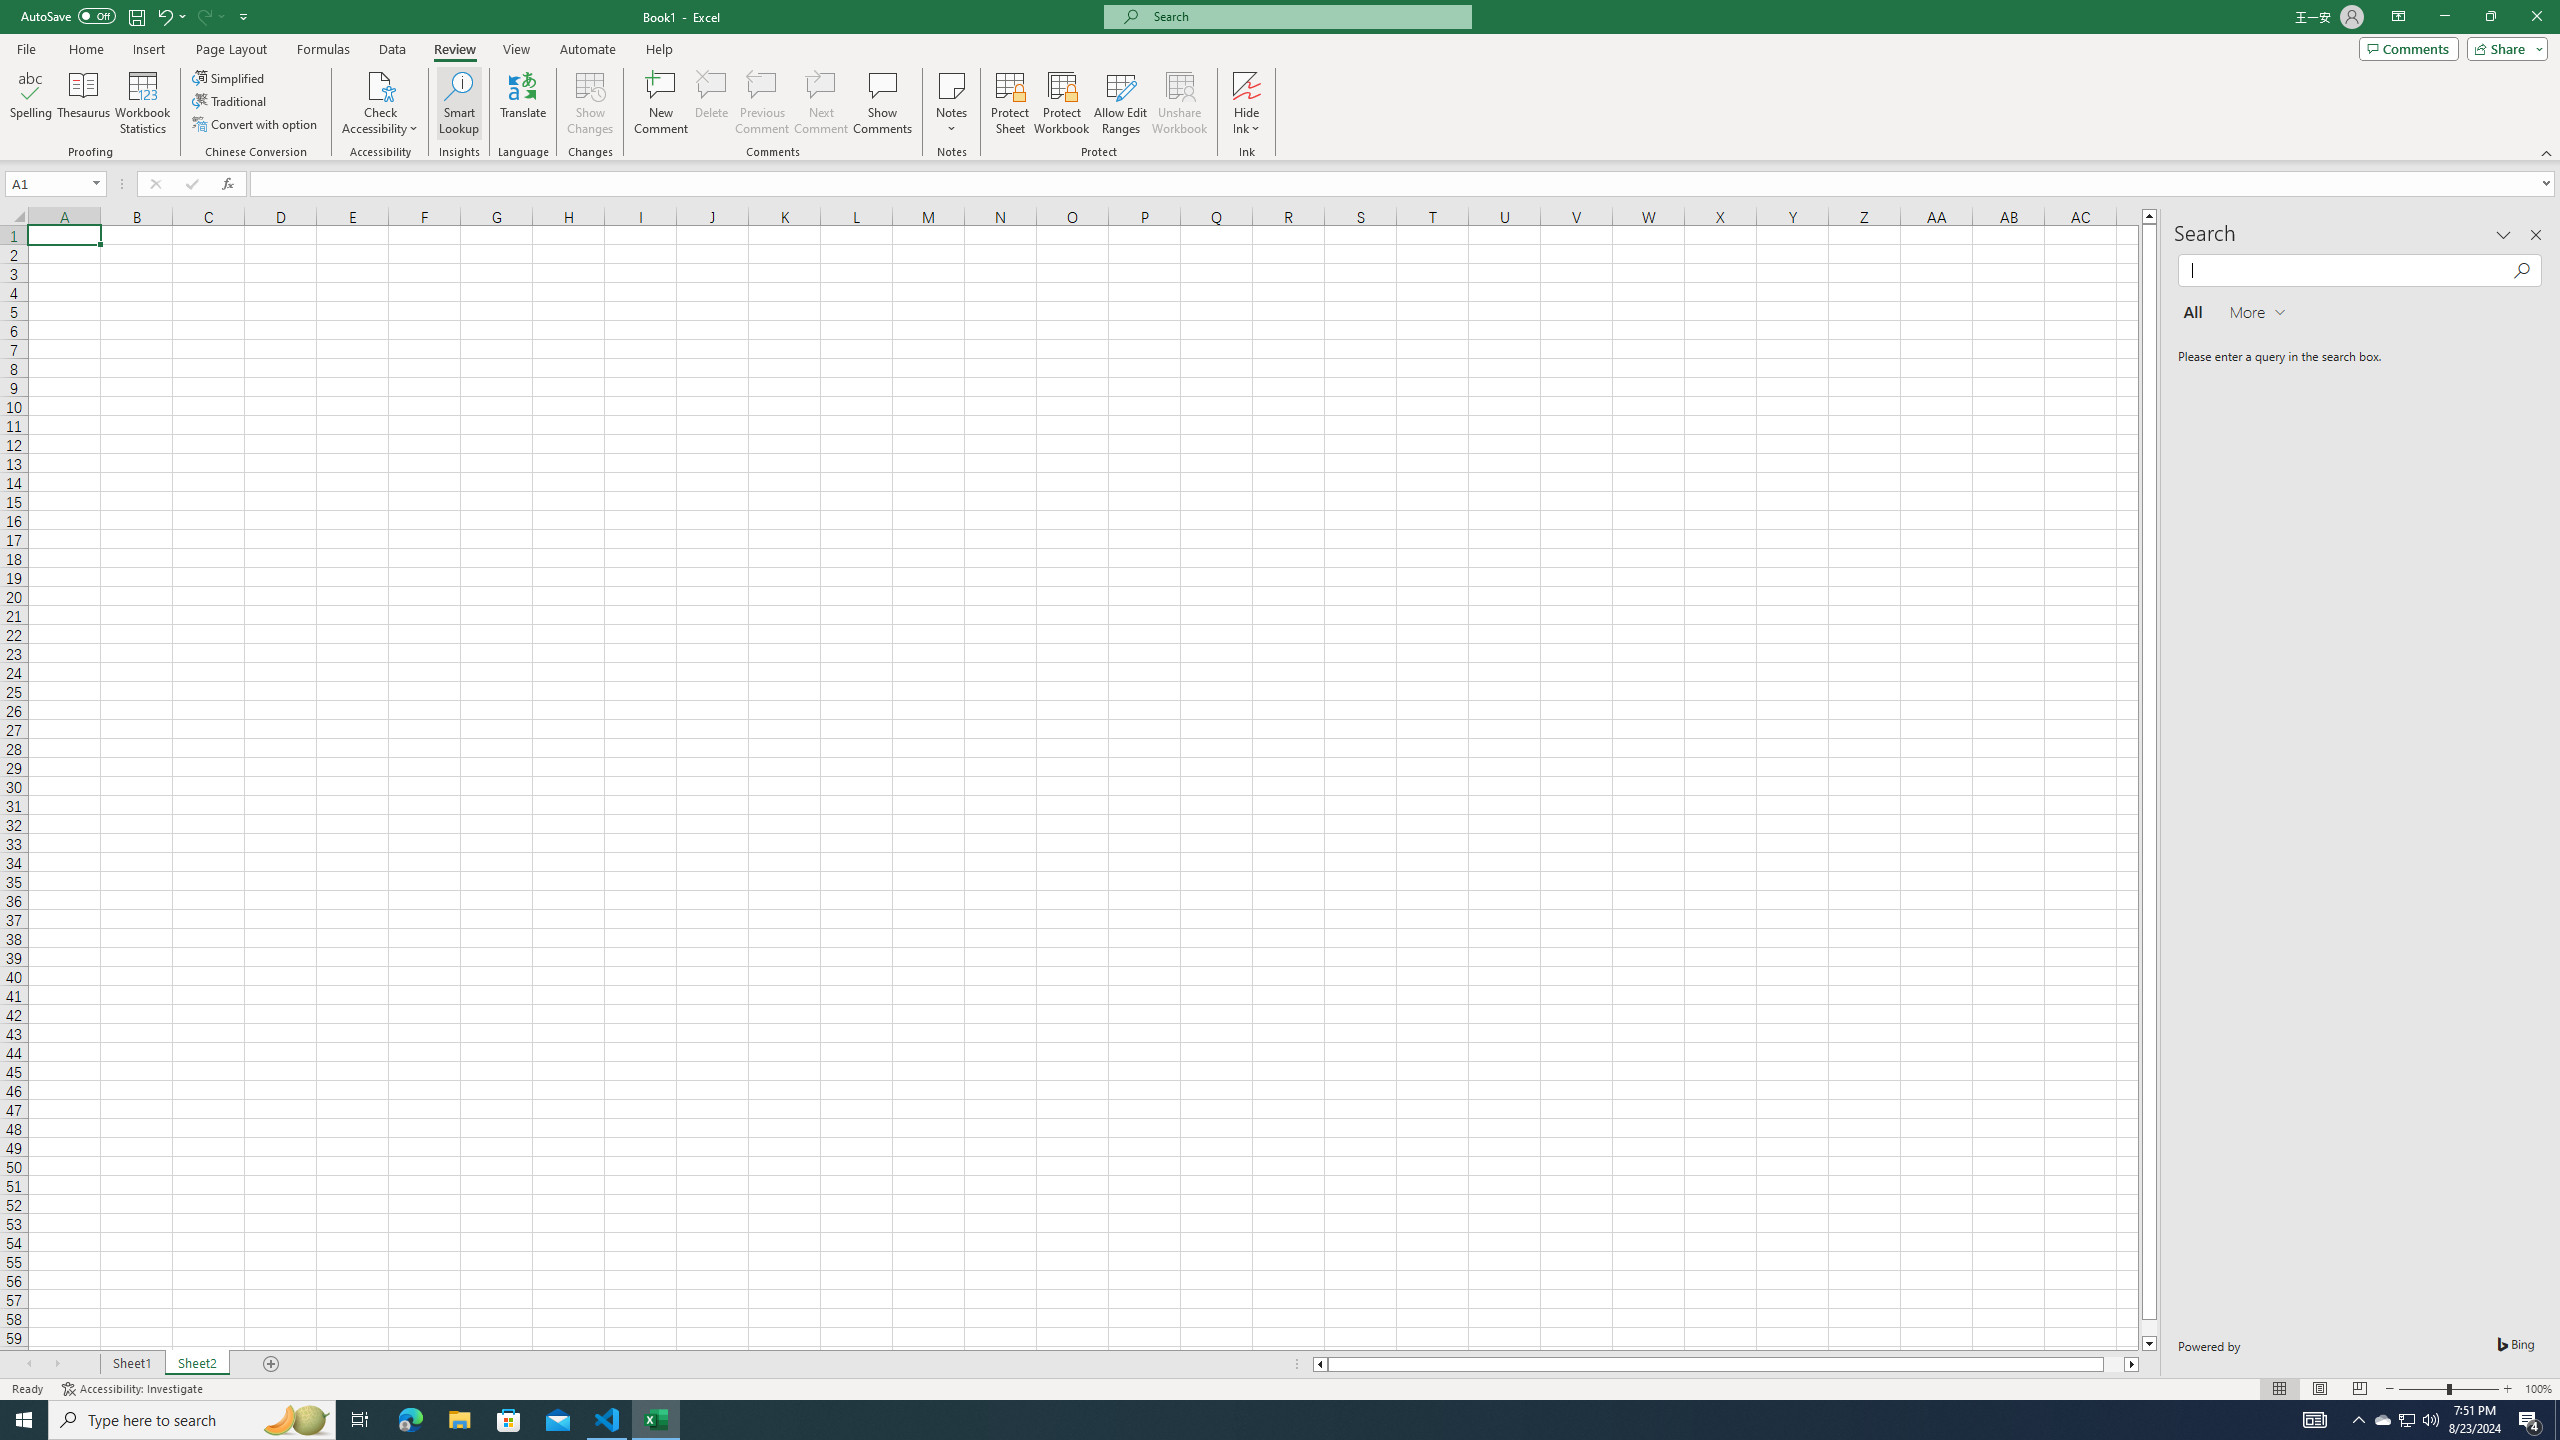 Image resolution: width=2560 pixels, height=1440 pixels. Describe the element at coordinates (231, 99) in the screenshot. I see `'Traditional'` at that location.